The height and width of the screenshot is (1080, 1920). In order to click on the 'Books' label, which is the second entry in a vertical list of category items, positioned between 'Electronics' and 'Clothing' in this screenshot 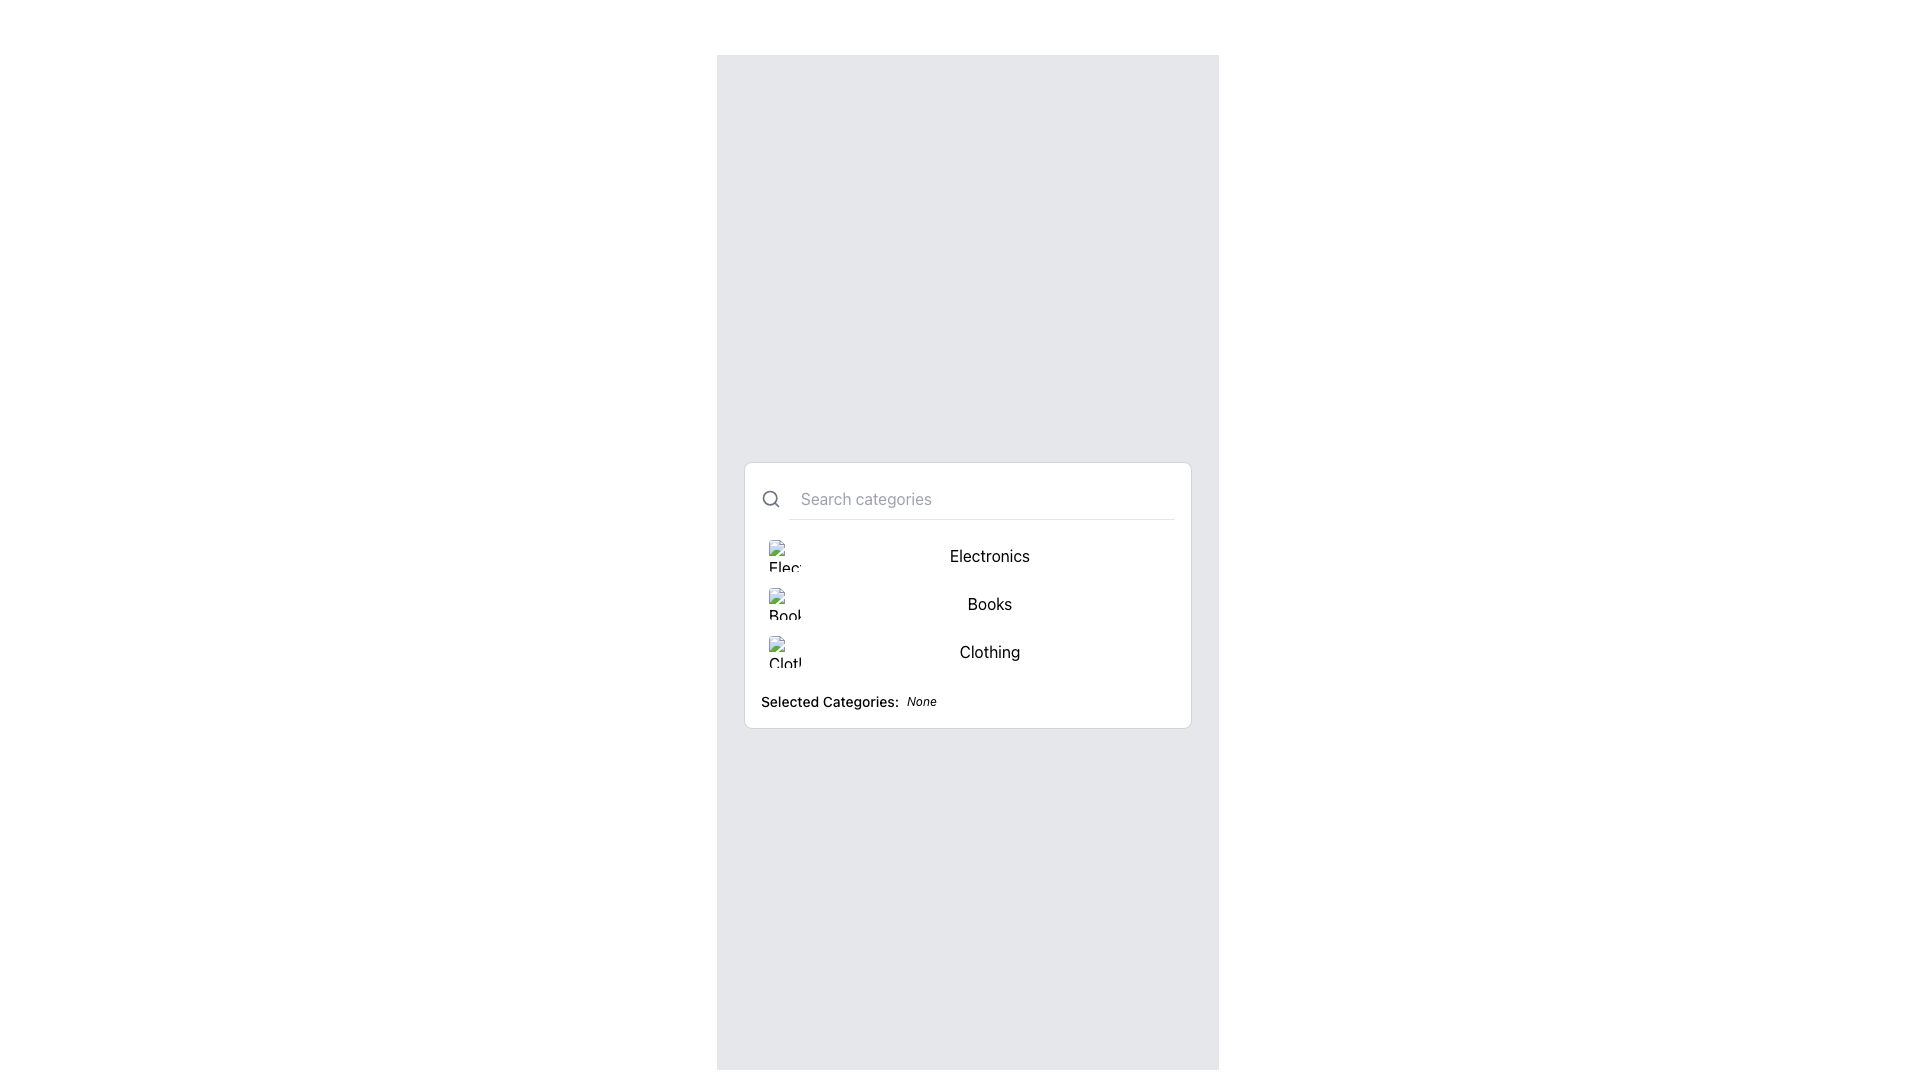, I will do `click(989, 602)`.